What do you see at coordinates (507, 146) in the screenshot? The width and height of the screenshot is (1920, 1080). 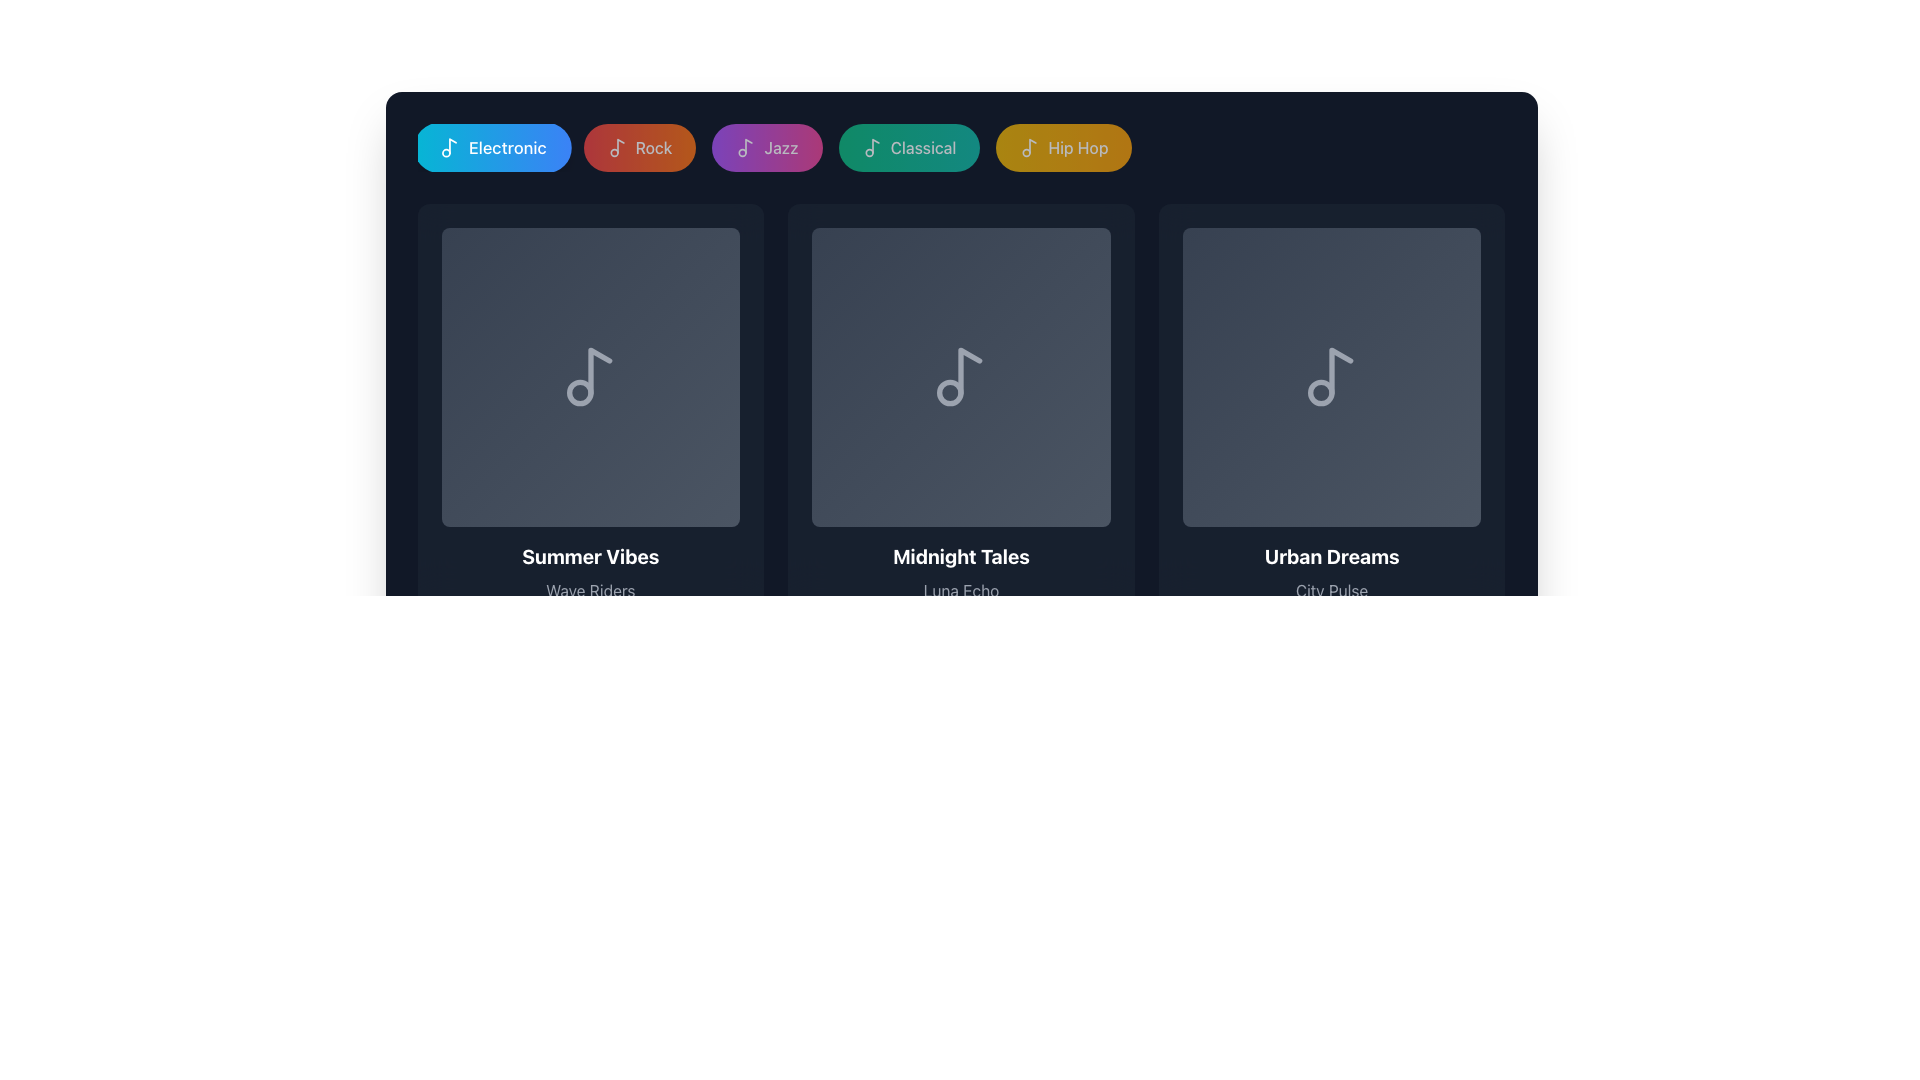 I see `the text label displaying 'Electronic'` at bounding box center [507, 146].